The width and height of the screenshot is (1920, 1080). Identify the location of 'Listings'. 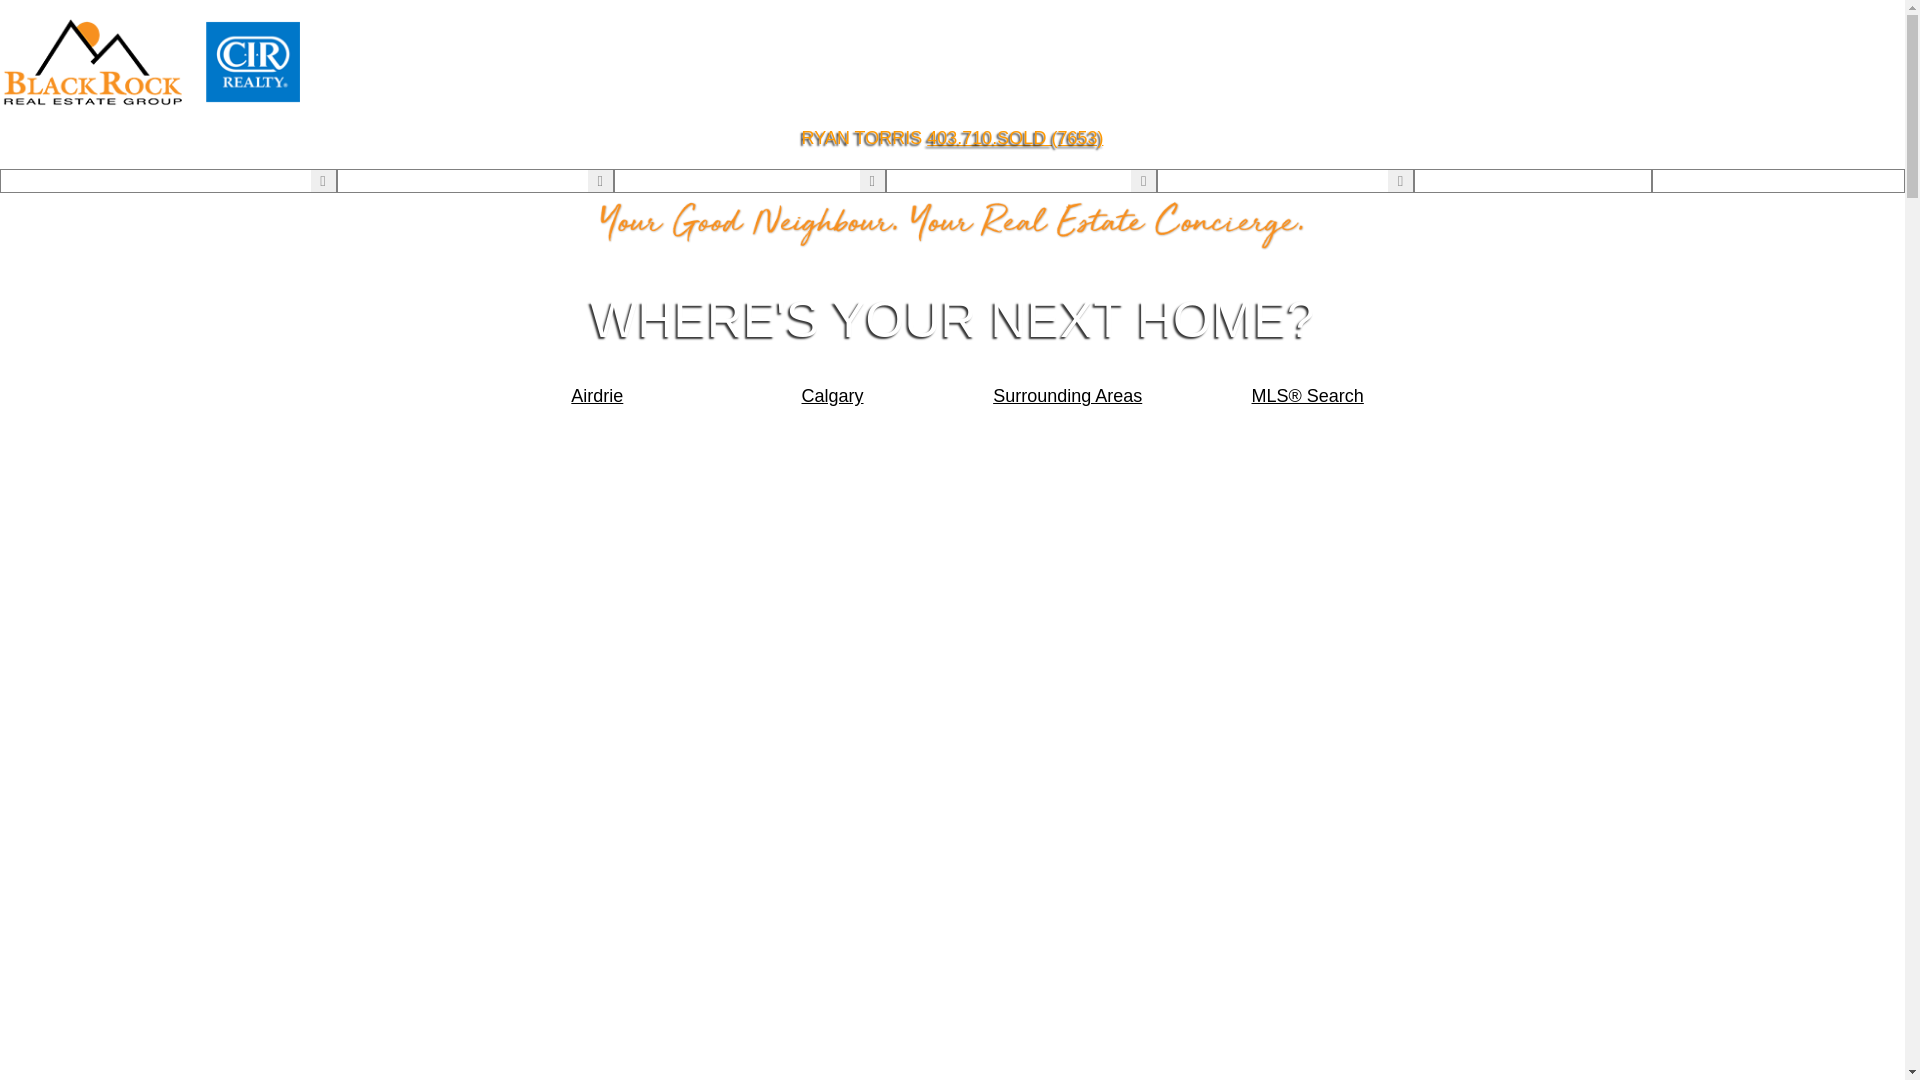
(369, 181).